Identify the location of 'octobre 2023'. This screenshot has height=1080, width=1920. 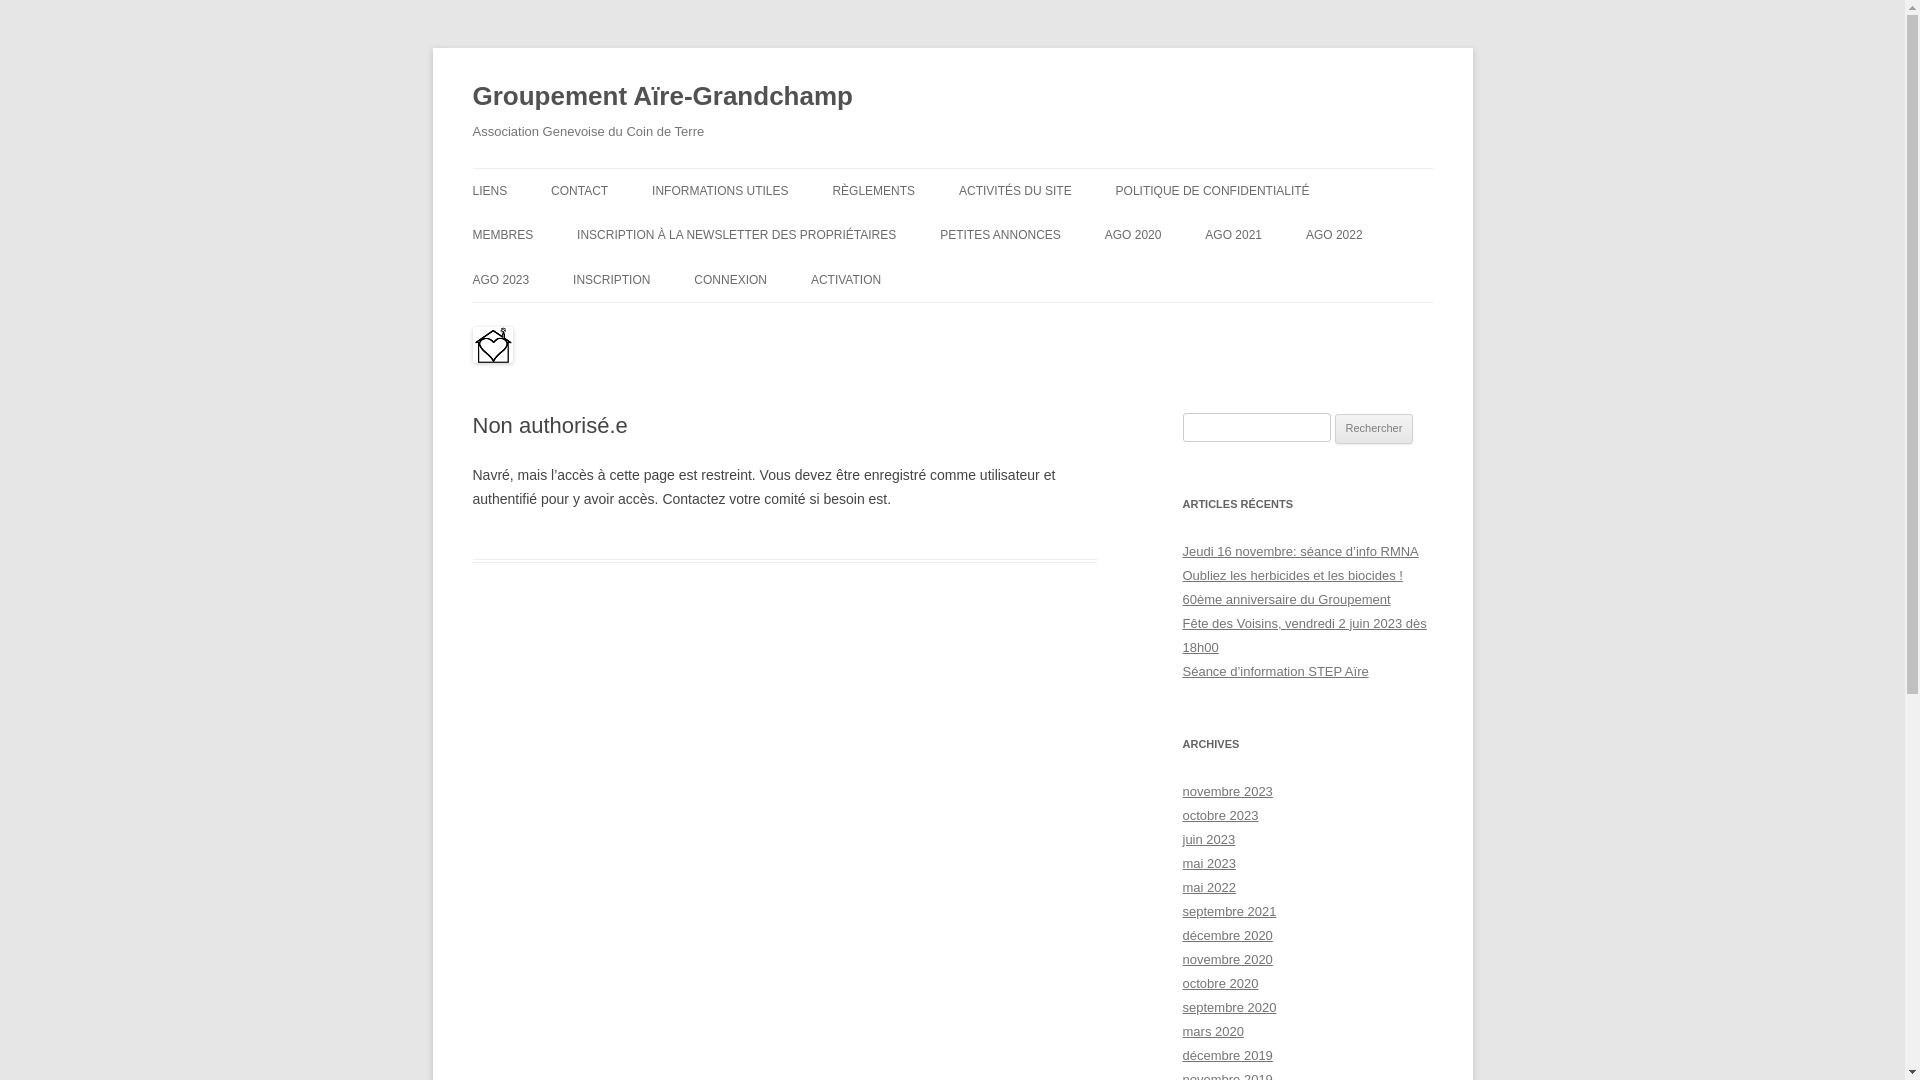
(1181, 815).